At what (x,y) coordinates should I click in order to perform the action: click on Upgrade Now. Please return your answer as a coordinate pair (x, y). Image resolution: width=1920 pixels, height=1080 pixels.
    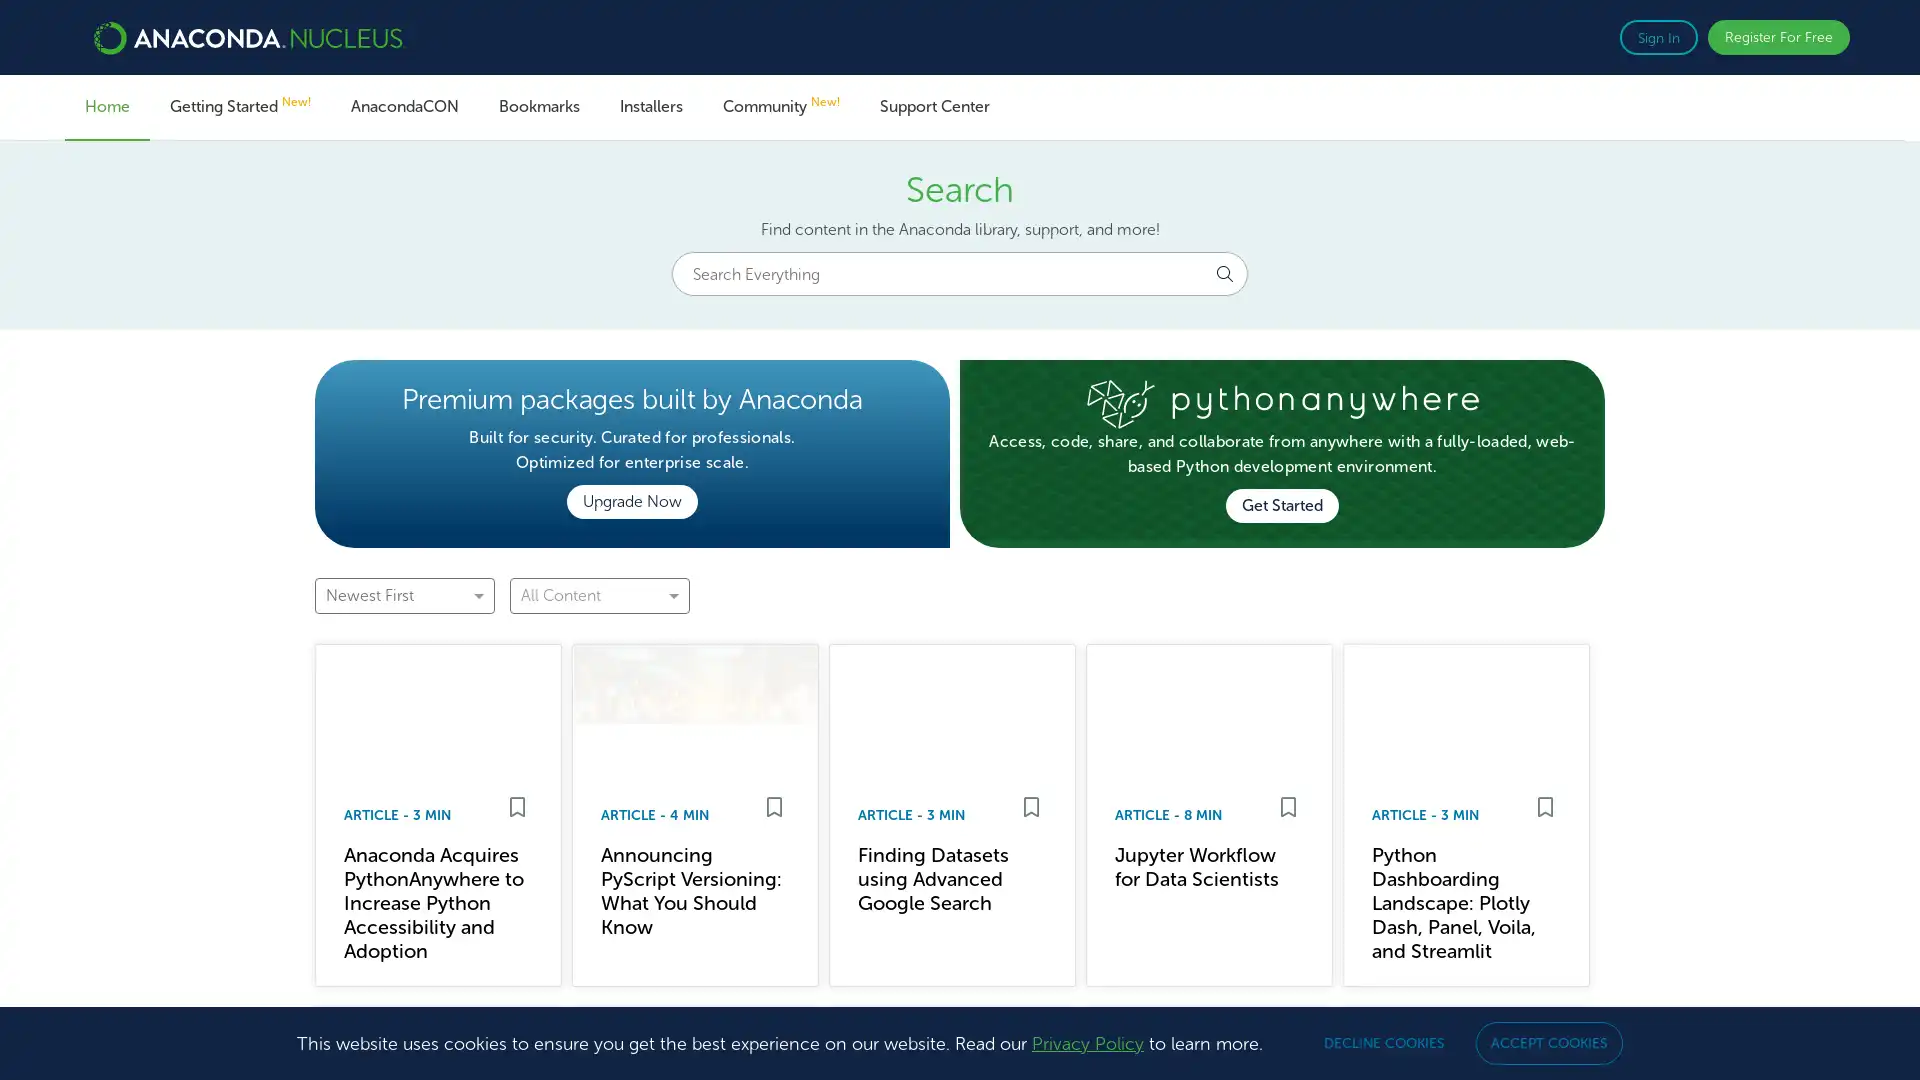
    Looking at the image, I should click on (631, 500).